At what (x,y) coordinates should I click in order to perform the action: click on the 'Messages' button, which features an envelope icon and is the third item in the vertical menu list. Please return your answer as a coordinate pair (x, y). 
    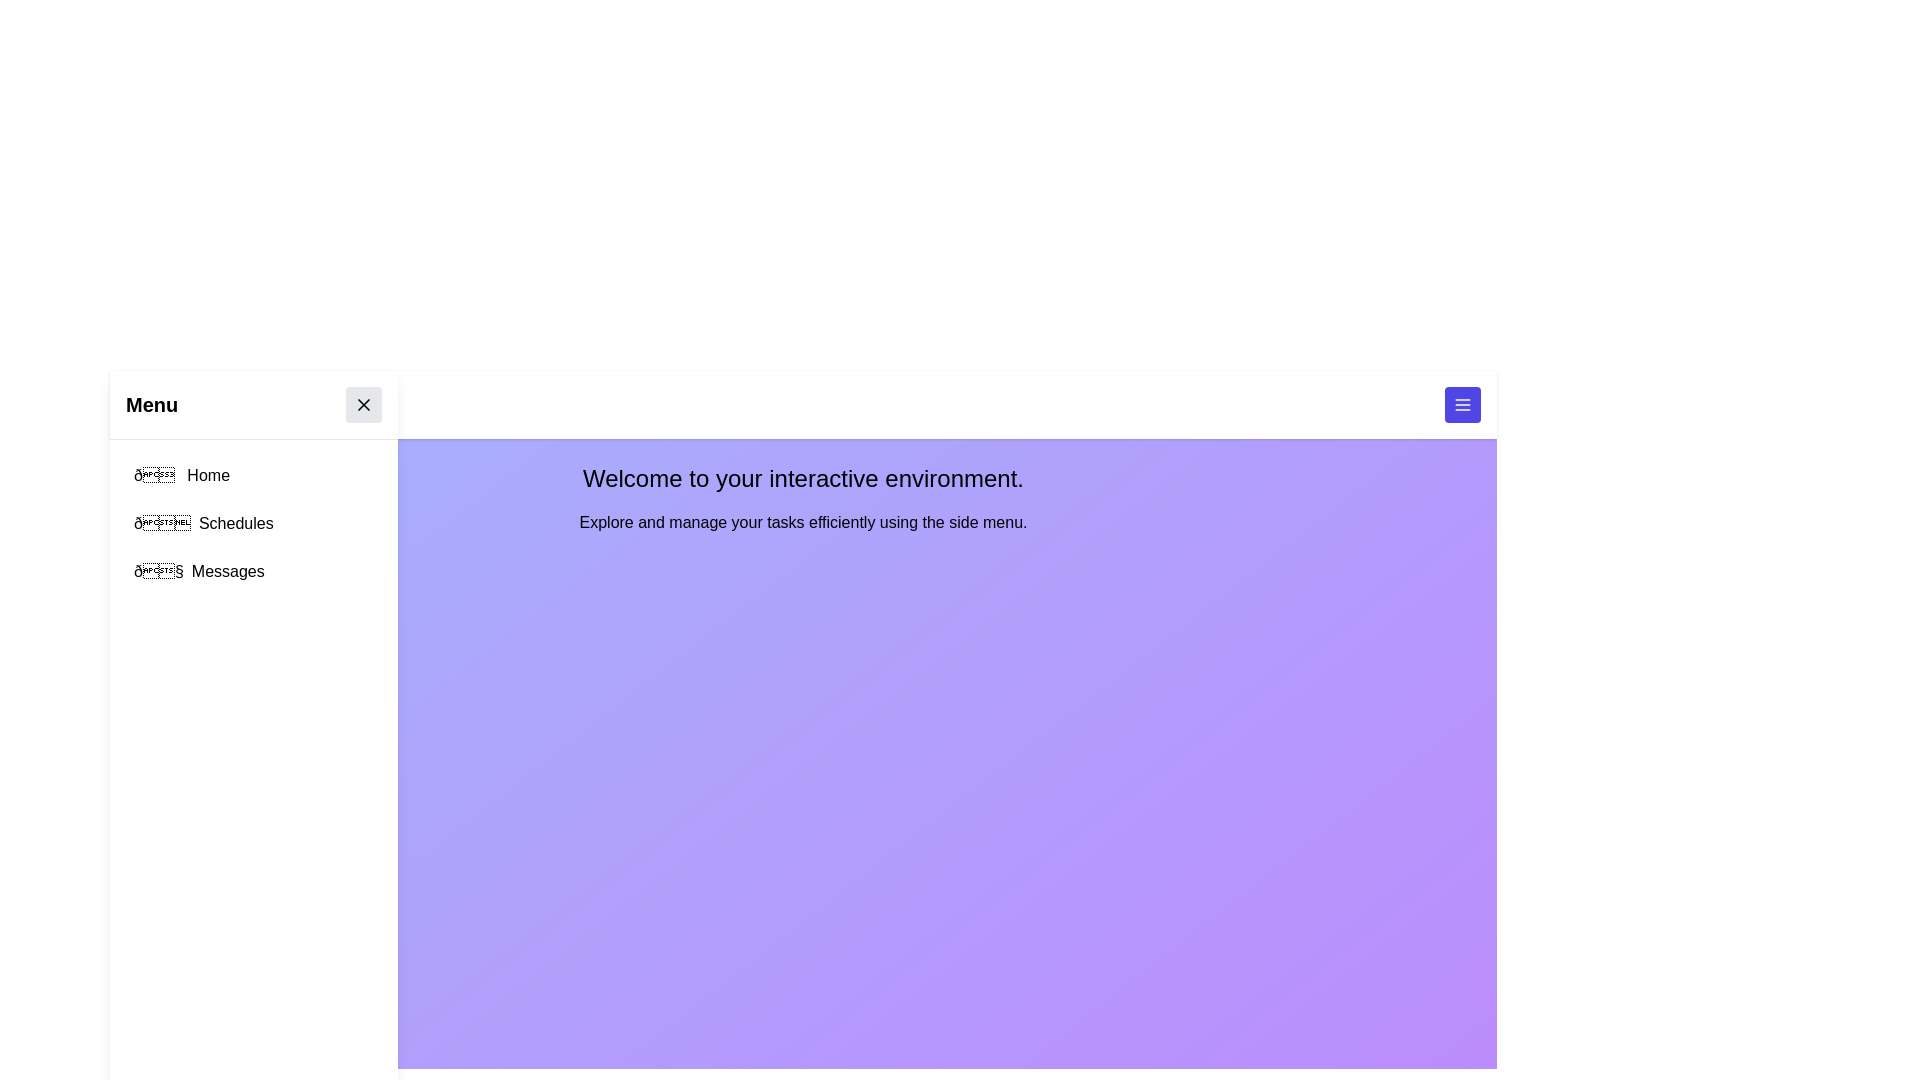
    Looking at the image, I should click on (253, 571).